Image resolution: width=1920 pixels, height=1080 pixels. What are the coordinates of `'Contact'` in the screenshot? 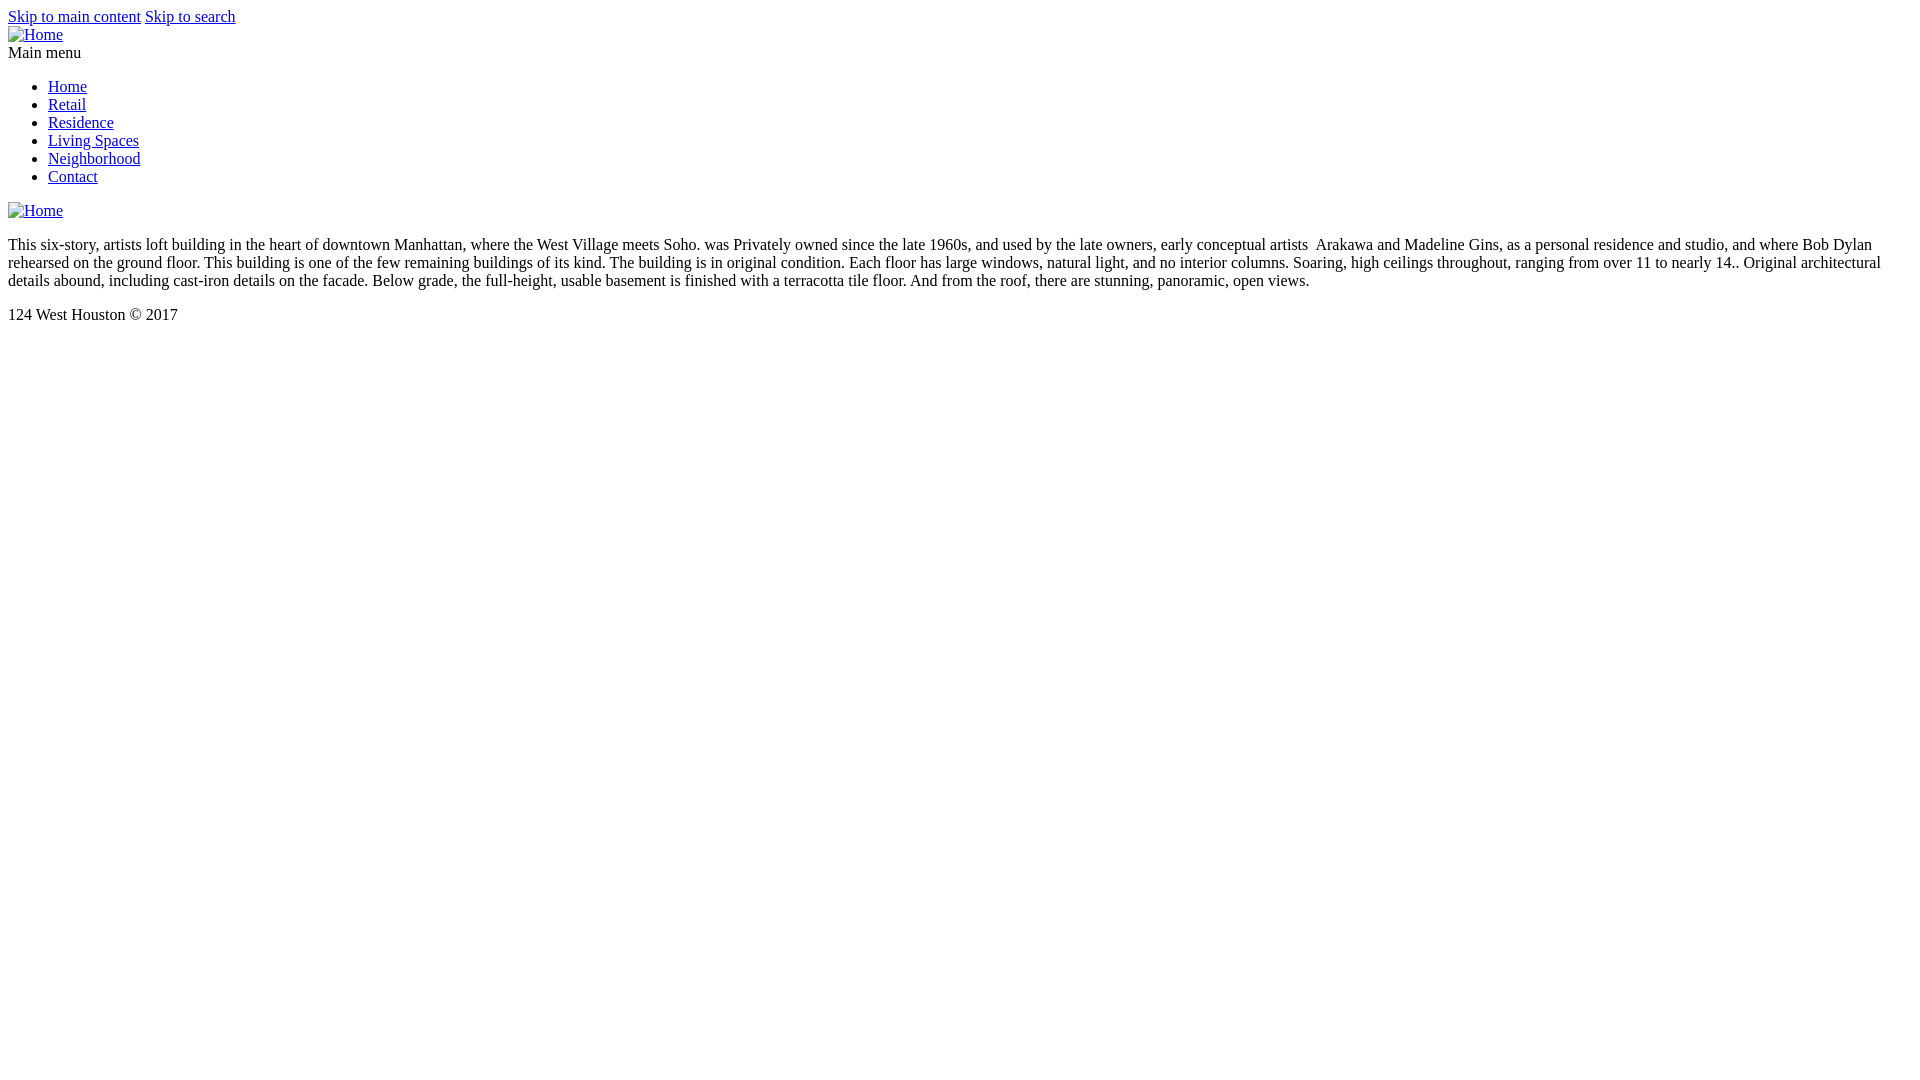 It's located at (72, 175).